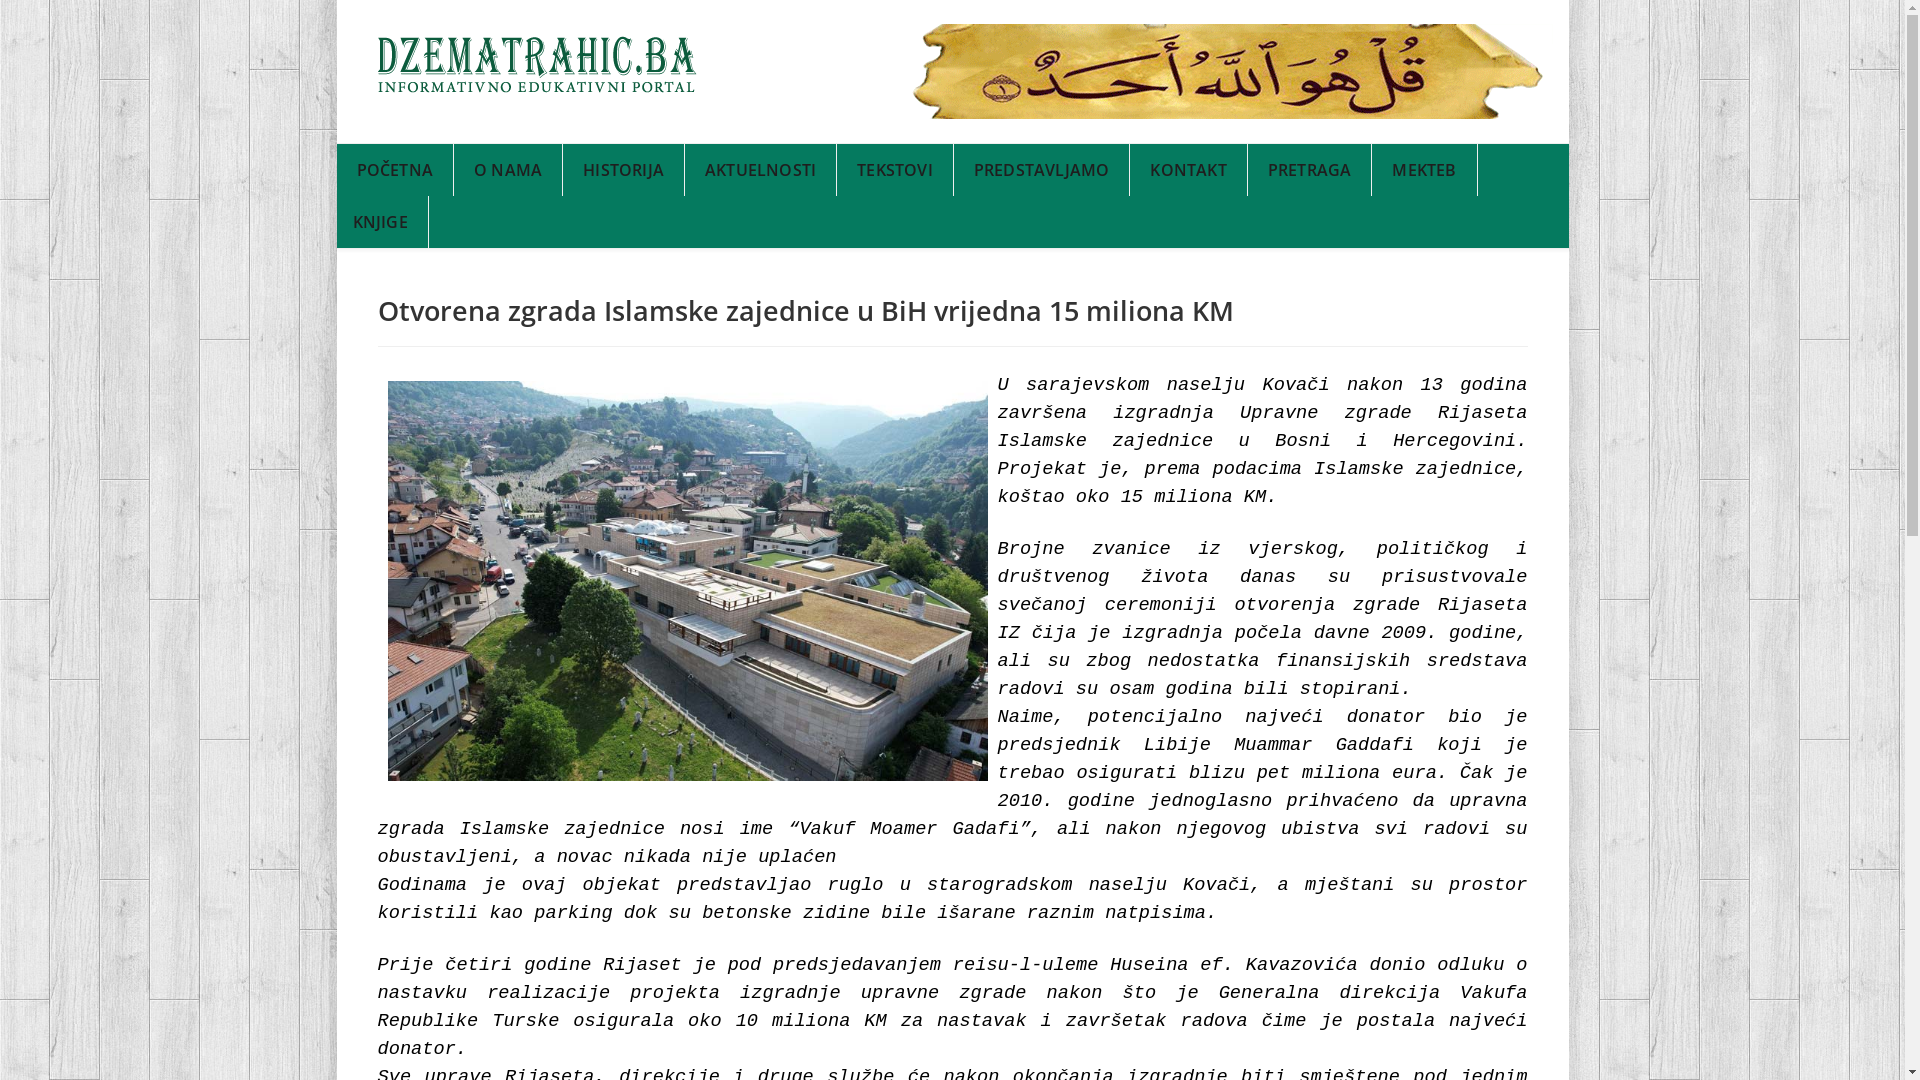  I want to click on 'PRETRAGA', so click(1310, 168).